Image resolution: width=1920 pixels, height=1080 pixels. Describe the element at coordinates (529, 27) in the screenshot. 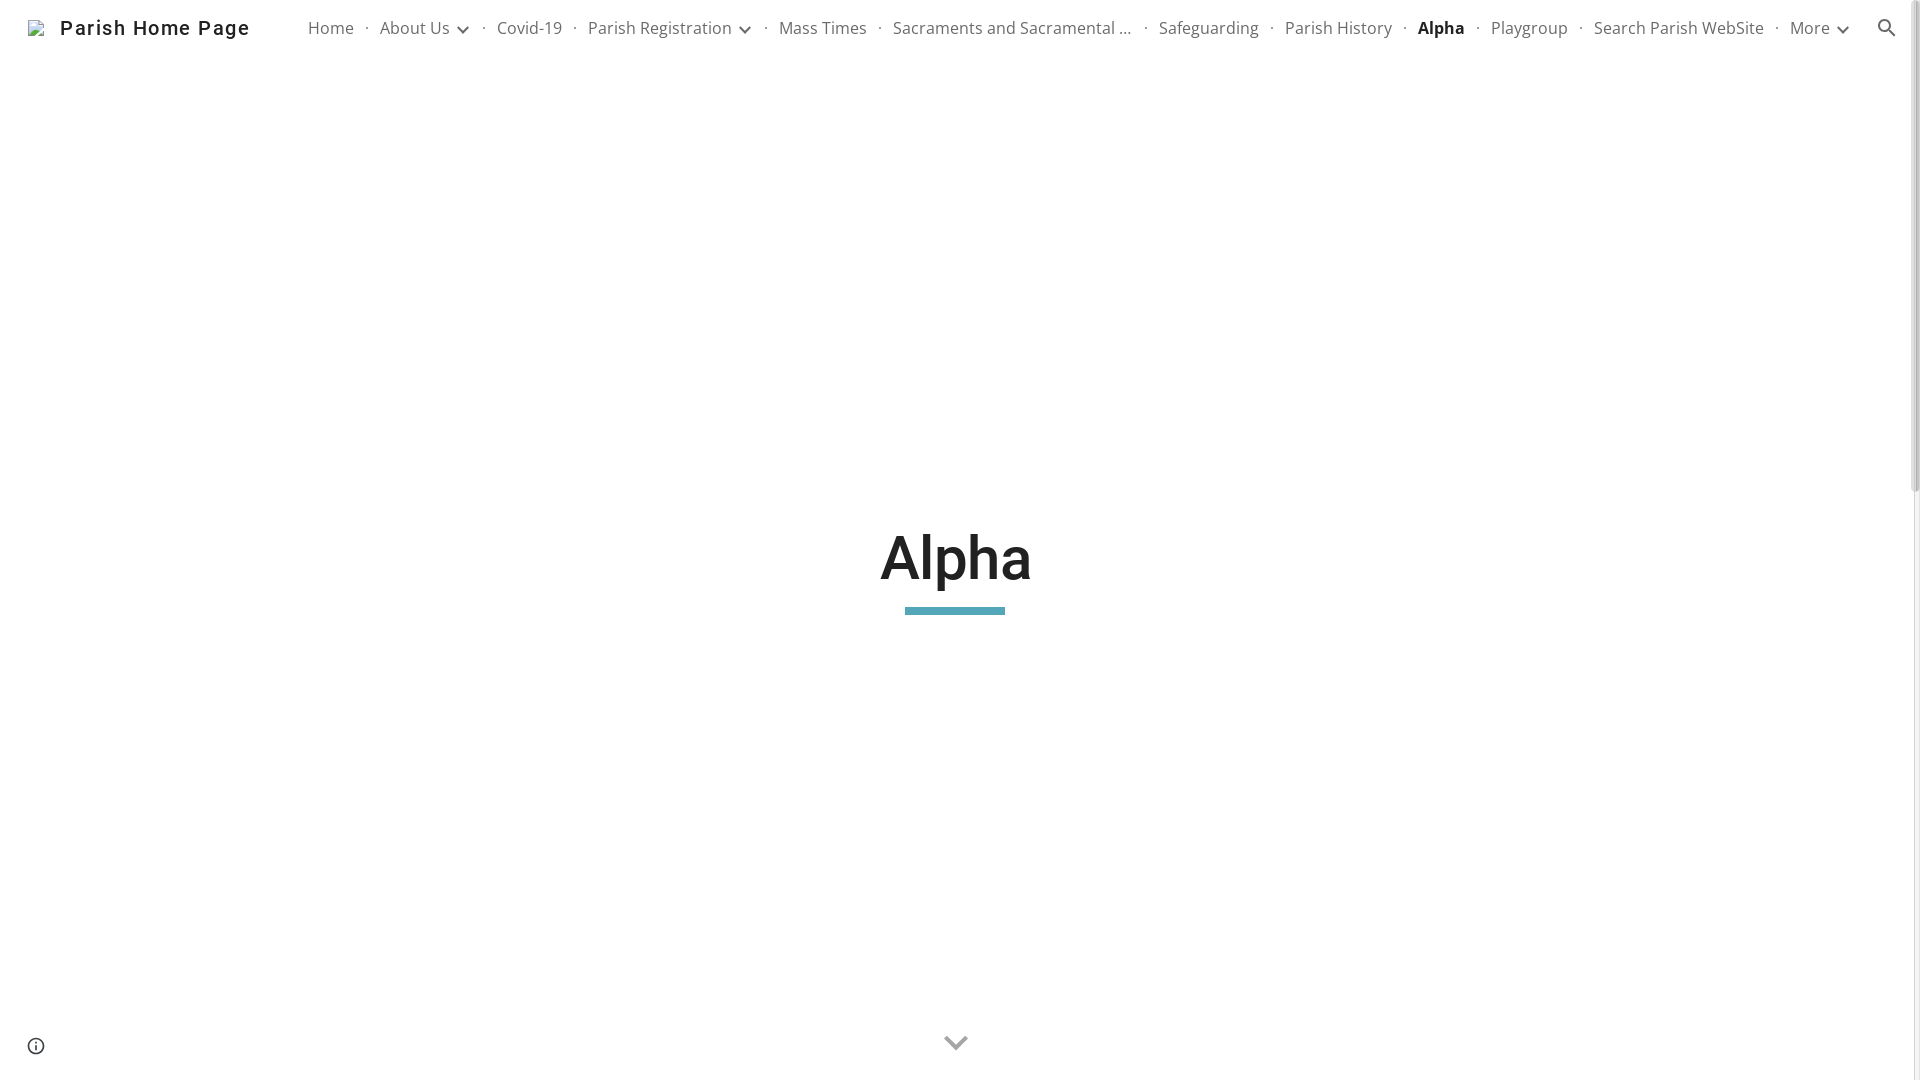

I see `'Covid-19'` at that location.